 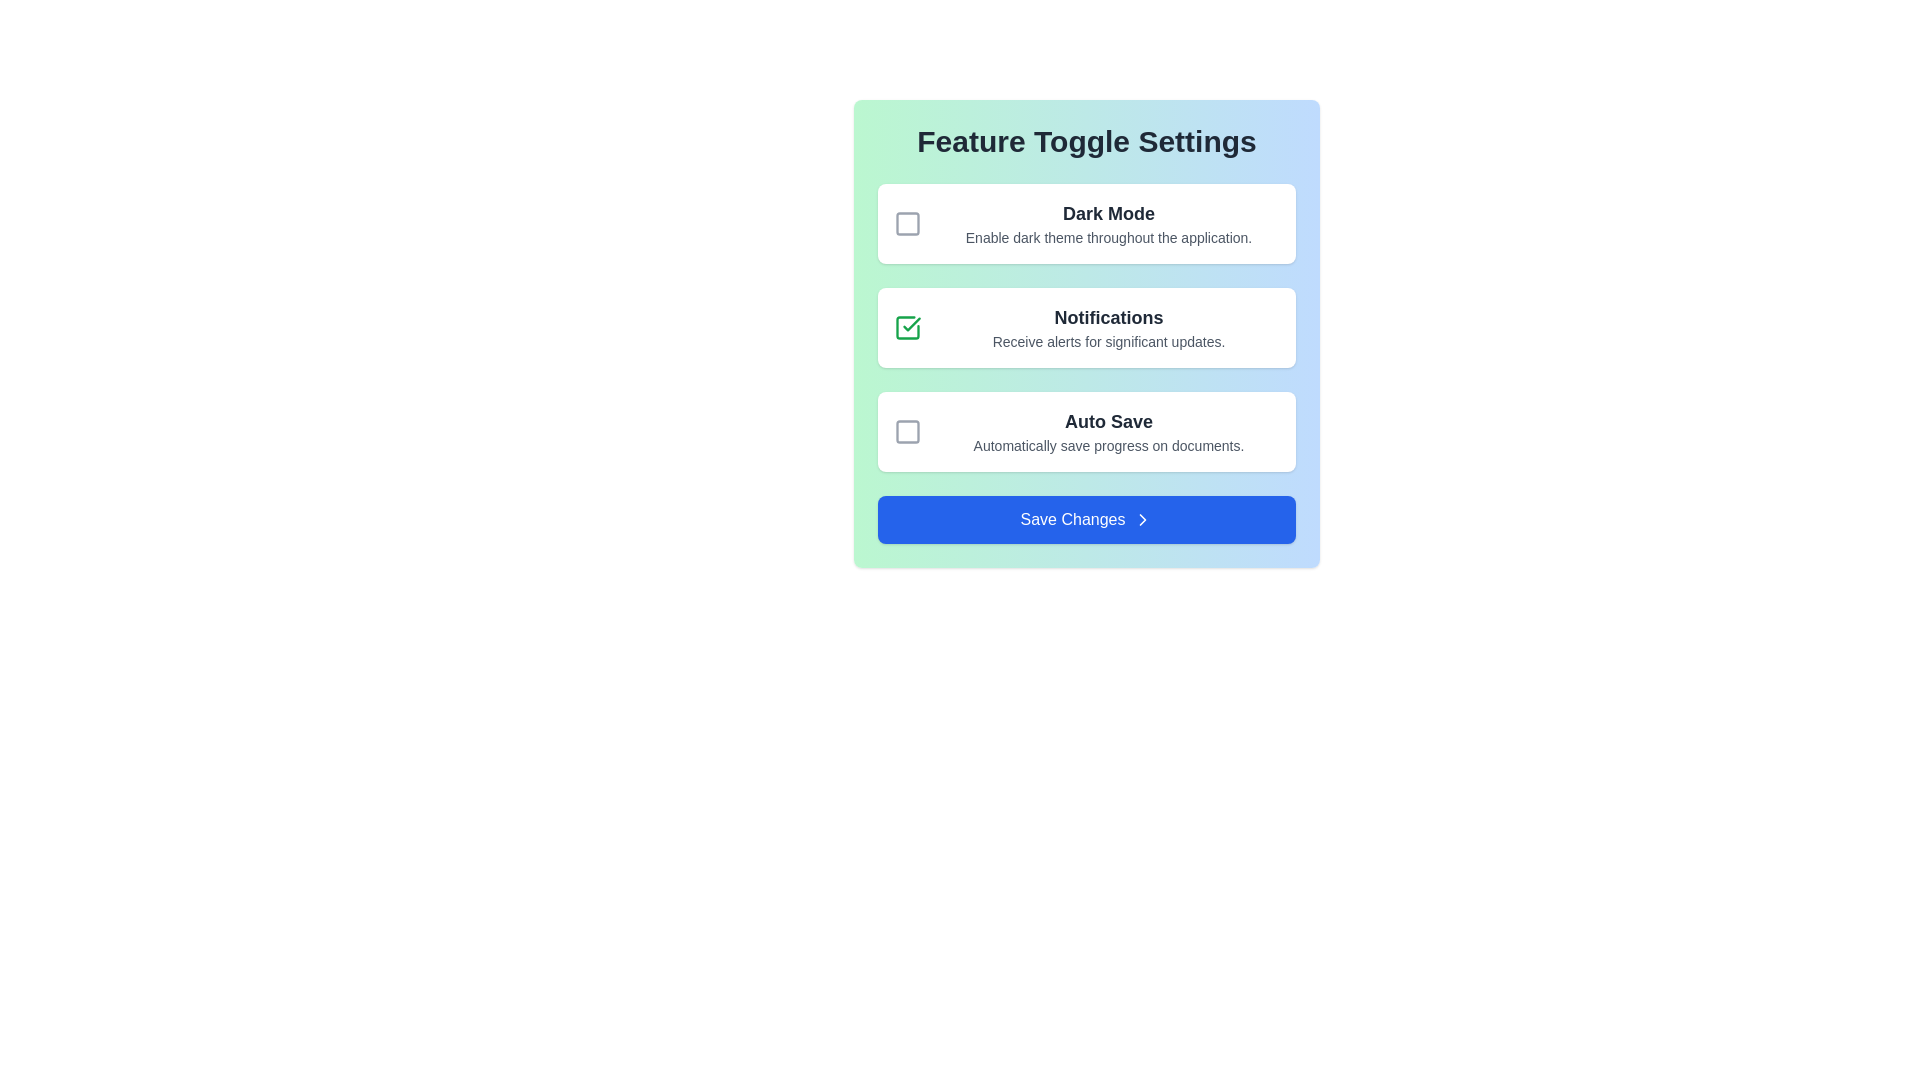 What do you see at coordinates (1143, 519) in the screenshot?
I see `the chevron right arrow icon located on the right edge of the 'Save Changes' button` at bounding box center [1143, 519].